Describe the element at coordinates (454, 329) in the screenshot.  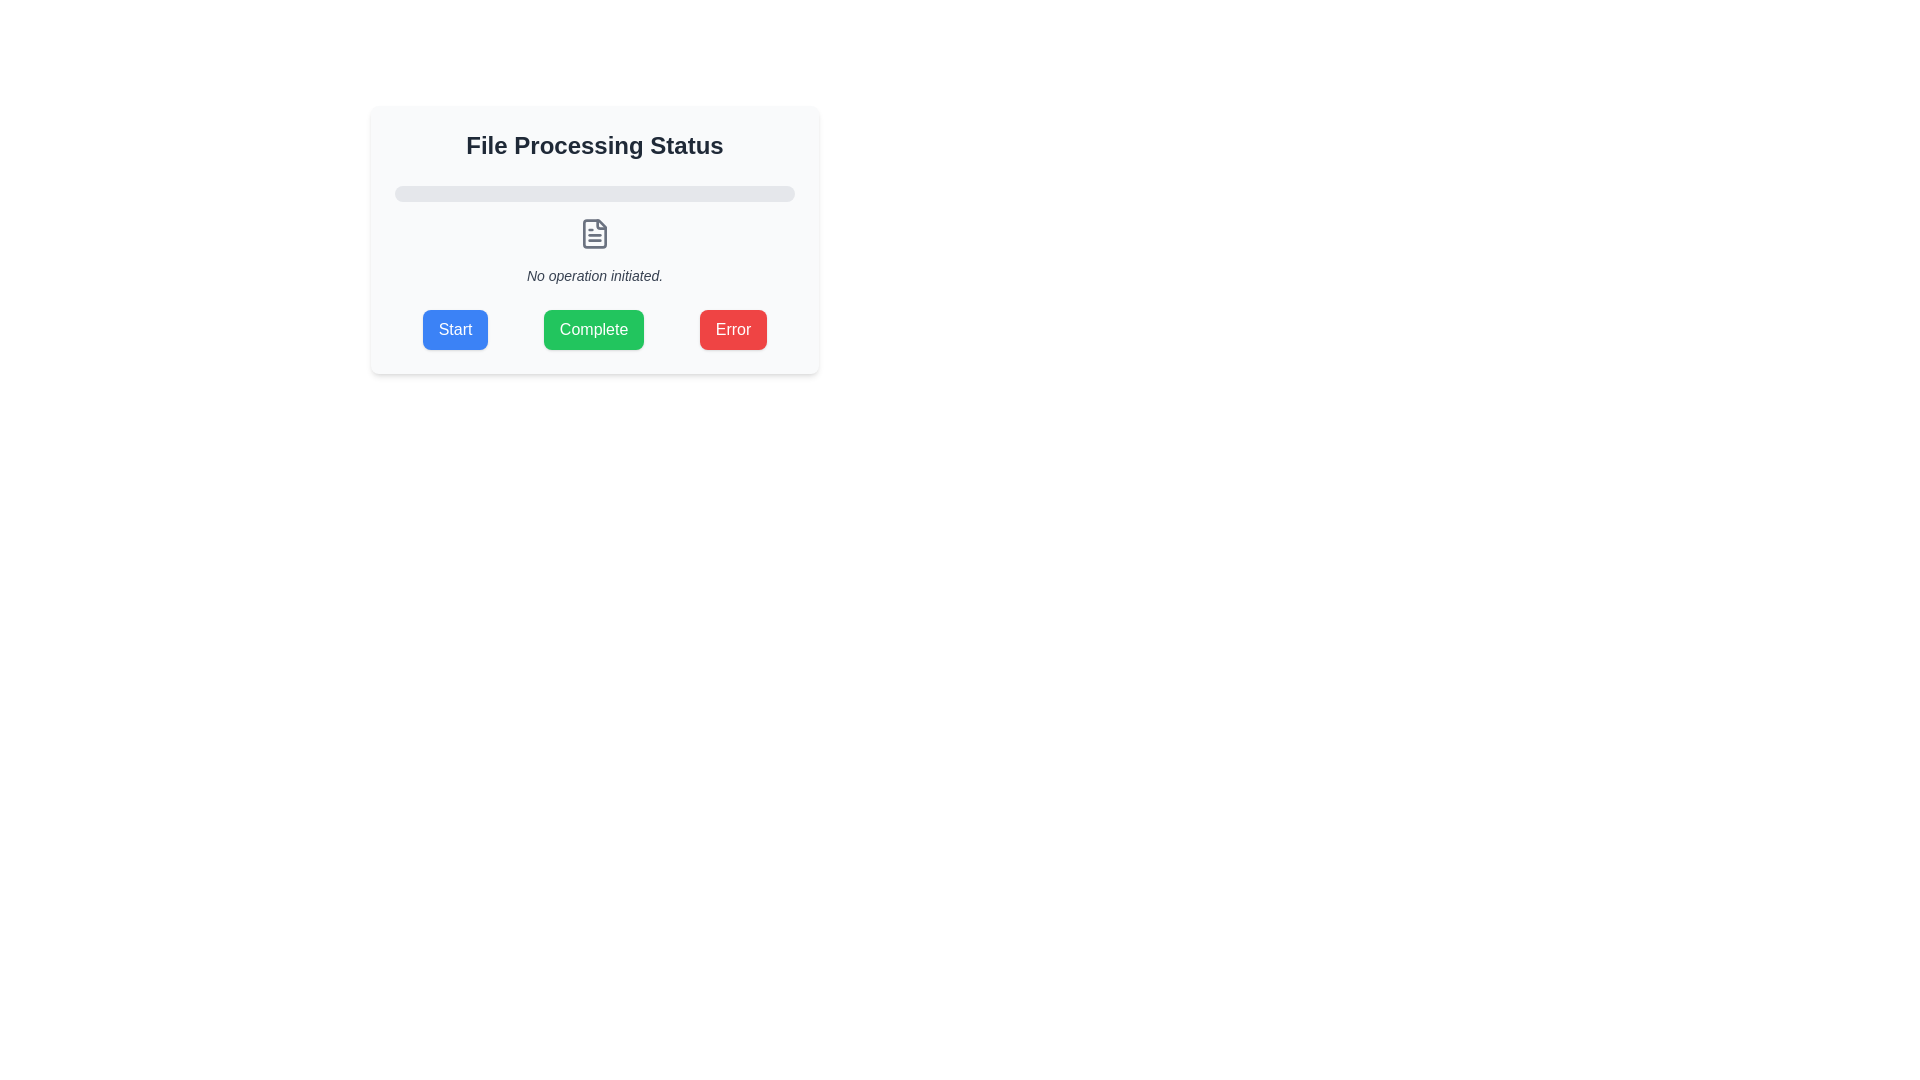
I see `the actionable button located in the 'File Processing Status' panel, which is the first of three horizontally aligned buttons` at that location.